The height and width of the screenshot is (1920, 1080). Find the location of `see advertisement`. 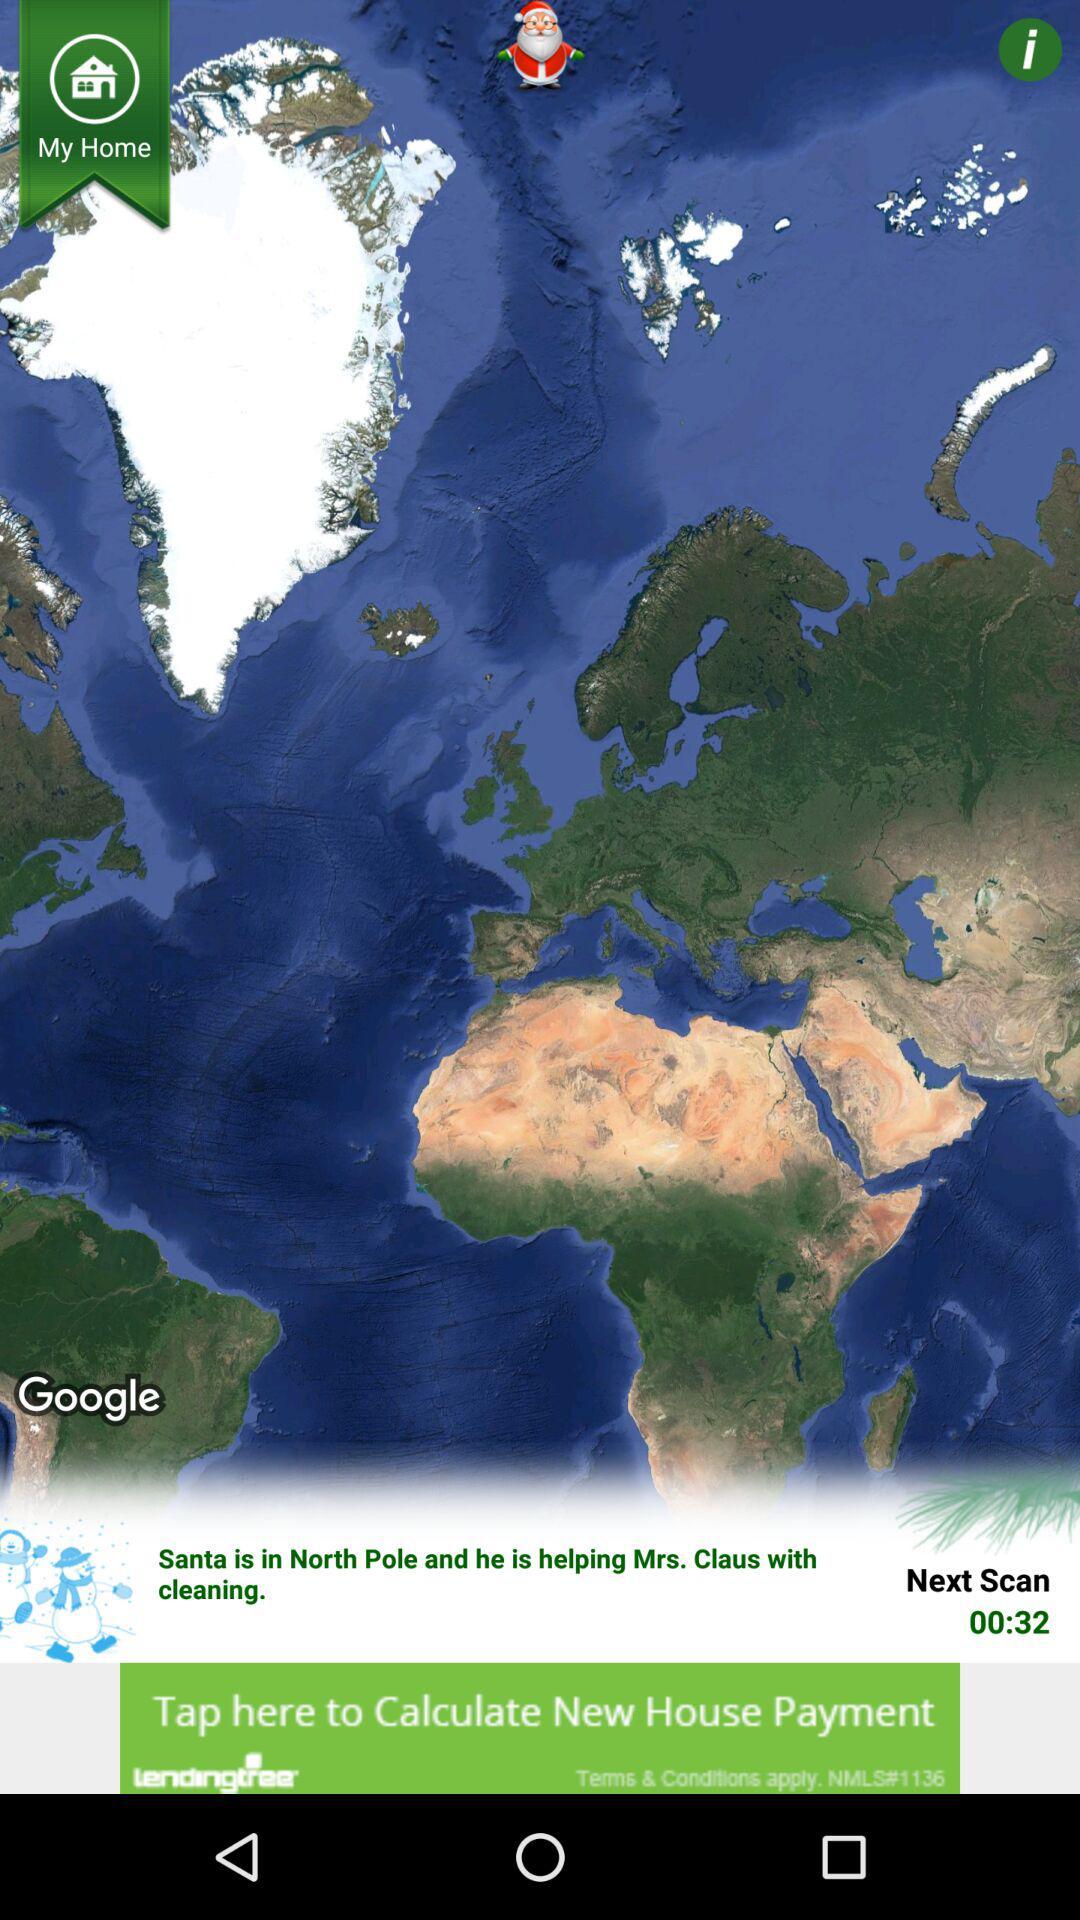

see advertisement is located at coordinates (540, 1727).